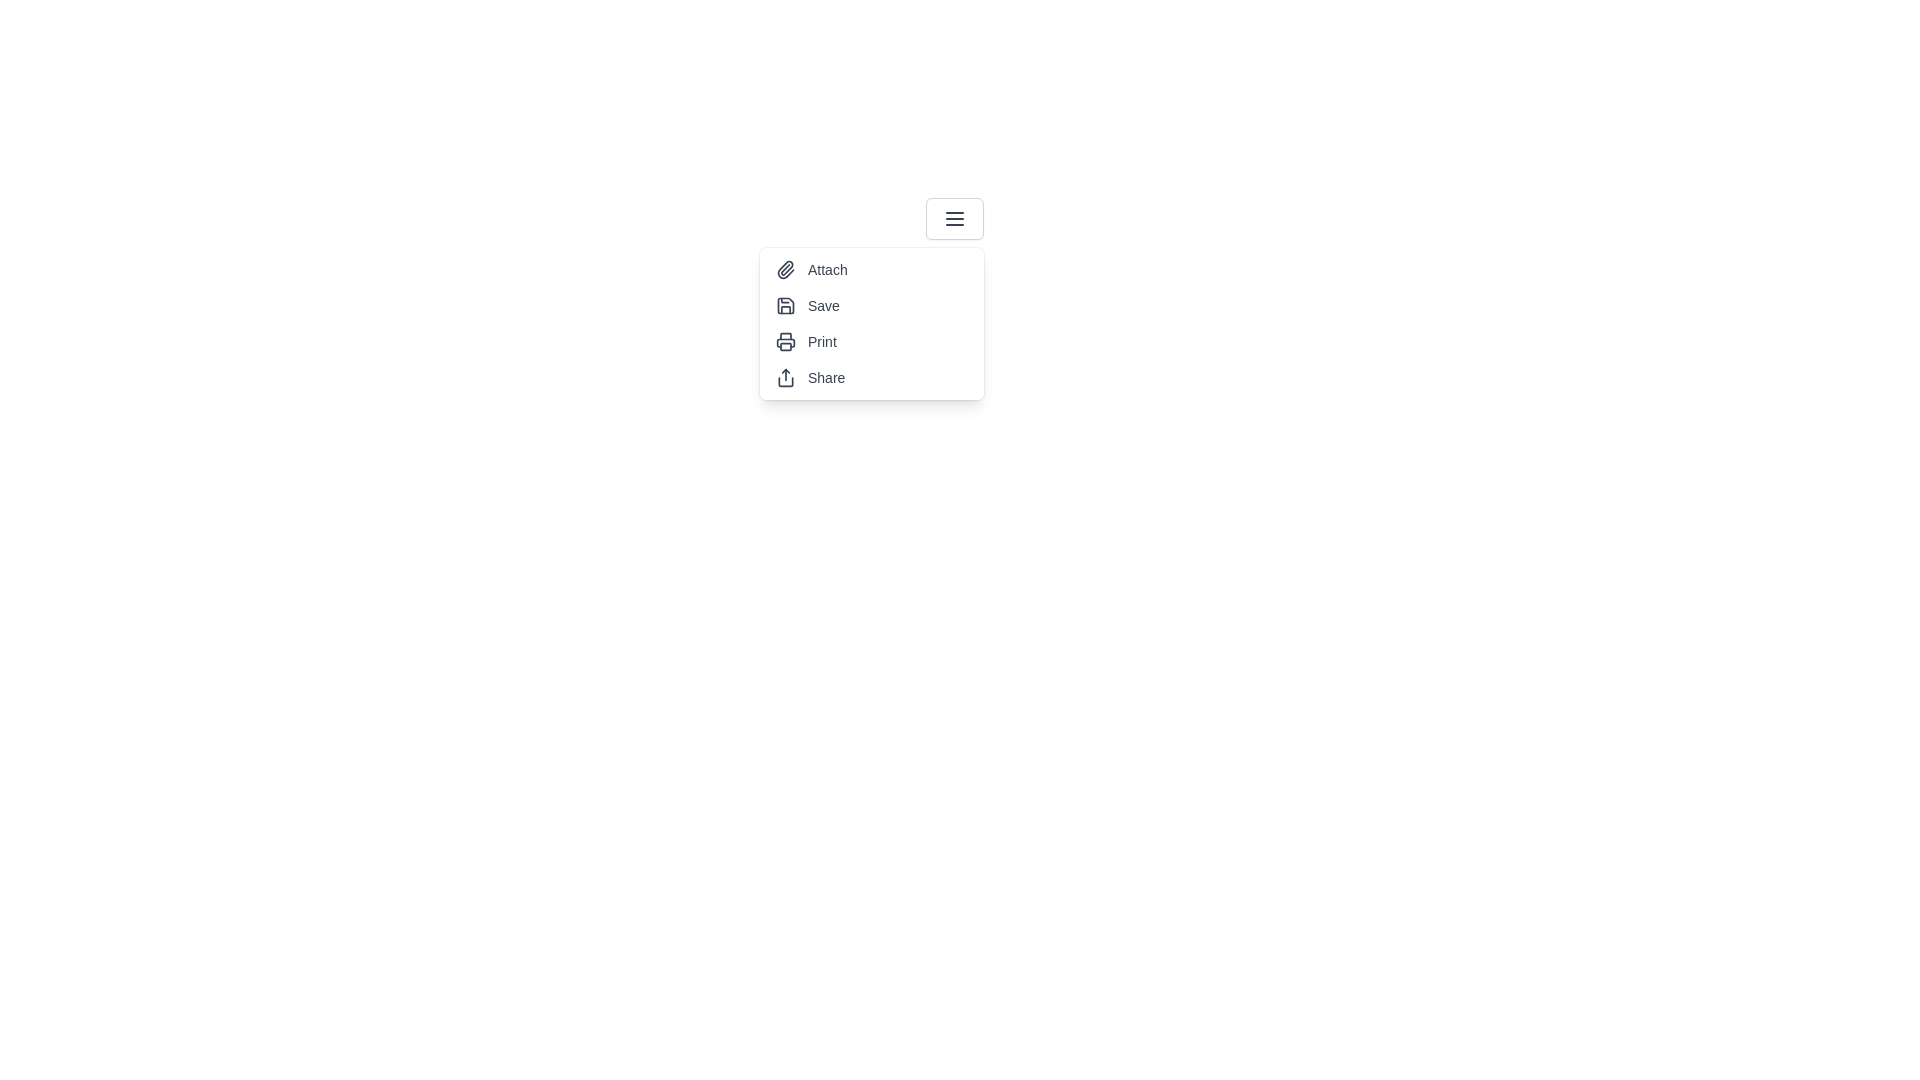  What do you see at coordinates (872, 270) in the screenshot?
I see `the 'Attach' menu option, which is the first item in a vertical dropdown menu` at bounding box center [872, 270].